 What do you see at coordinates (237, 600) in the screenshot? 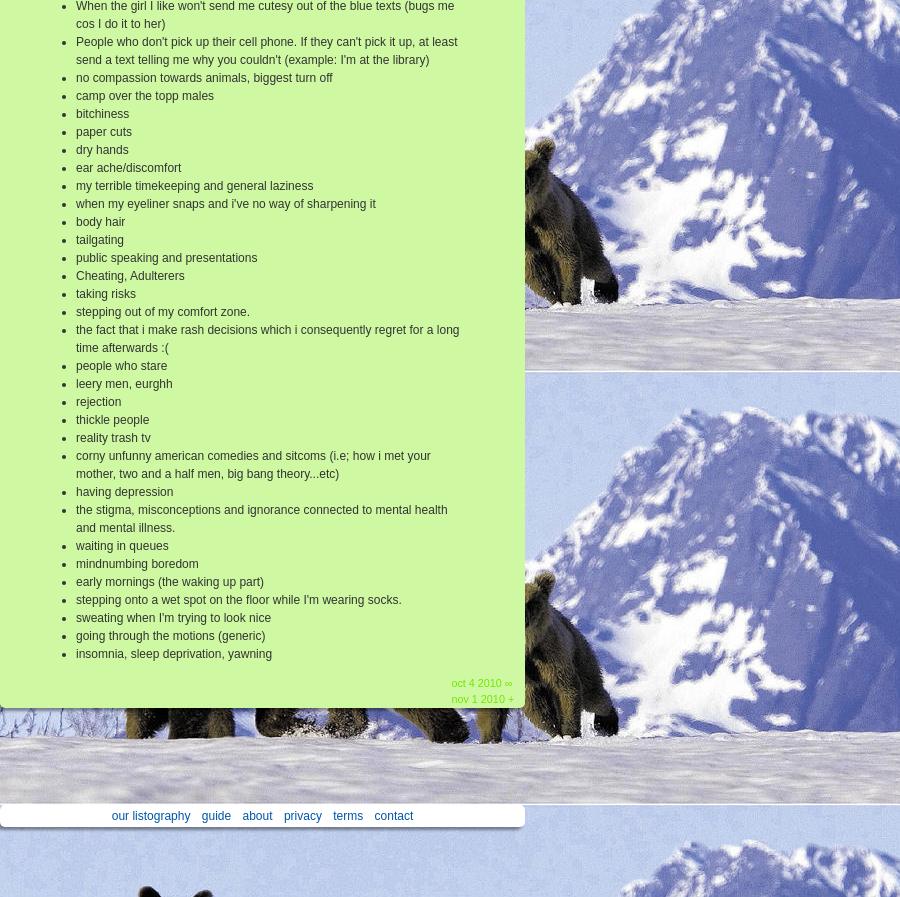
I see `'stepping onto a wet spot on the floor while I'm wearing socks.'` at bounding box center [237, 600].